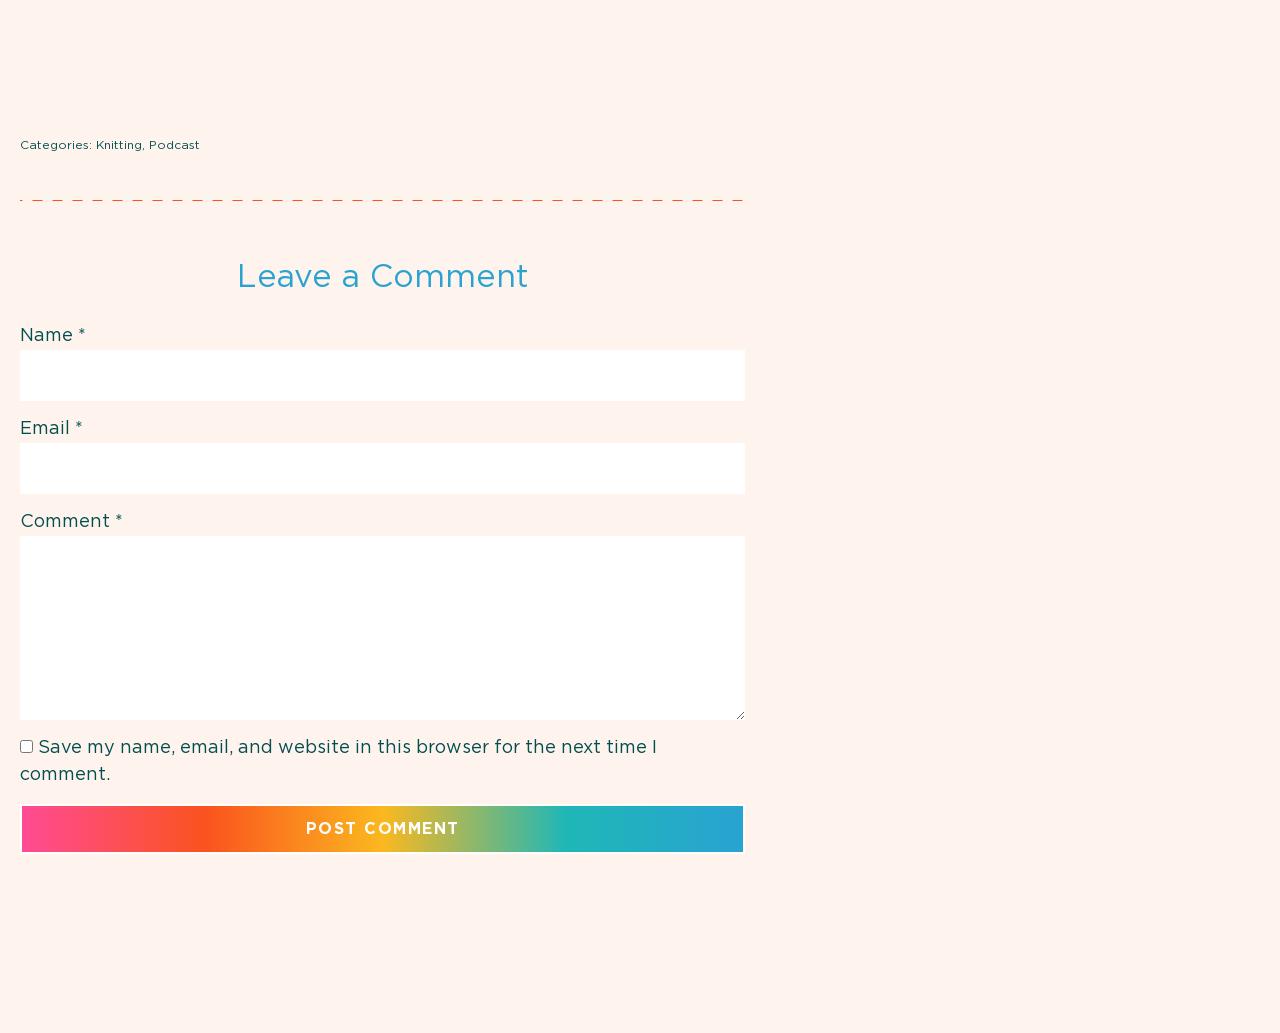 The image size is (1280, 1033). I want to click on 'Knitting', so click(118, 145).